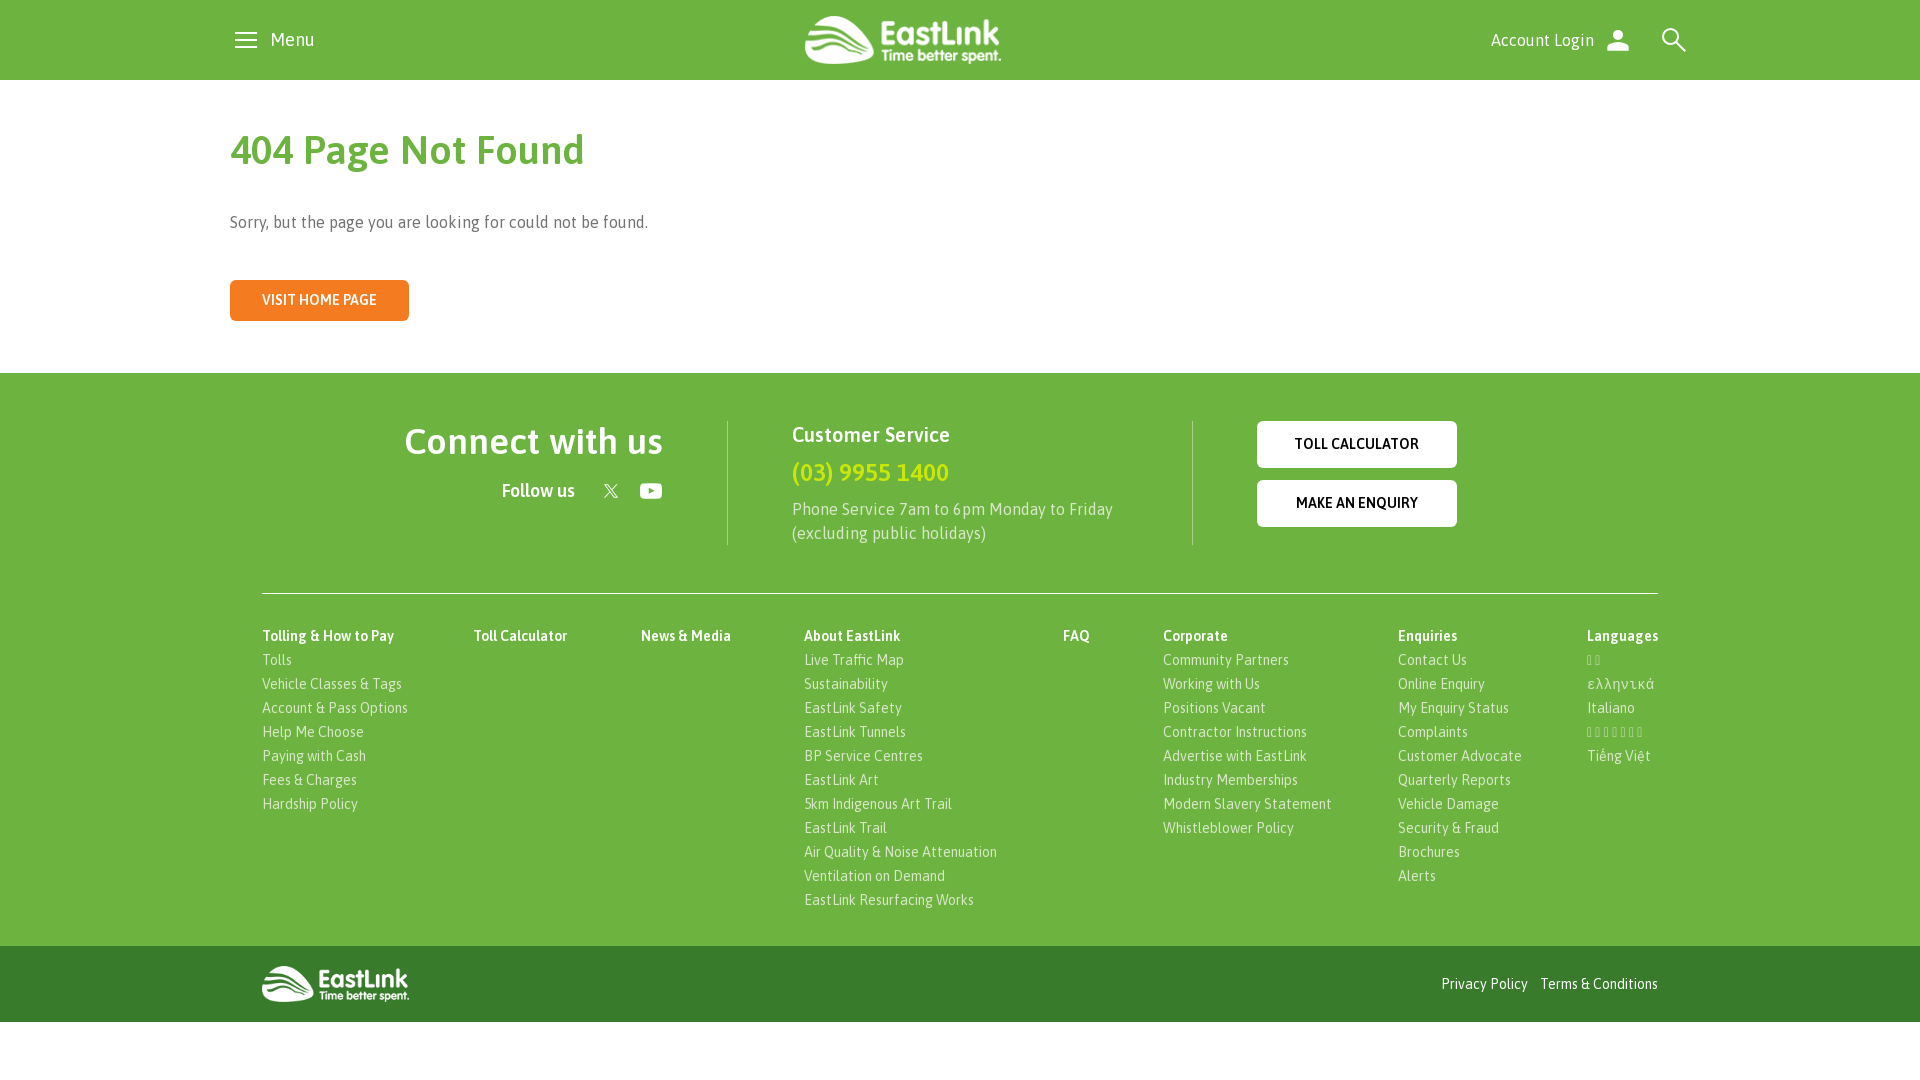 The height and width of the screenshot is (1080, 1920). I want to click on 'Tolling & How to Pay', so click(340, 636).